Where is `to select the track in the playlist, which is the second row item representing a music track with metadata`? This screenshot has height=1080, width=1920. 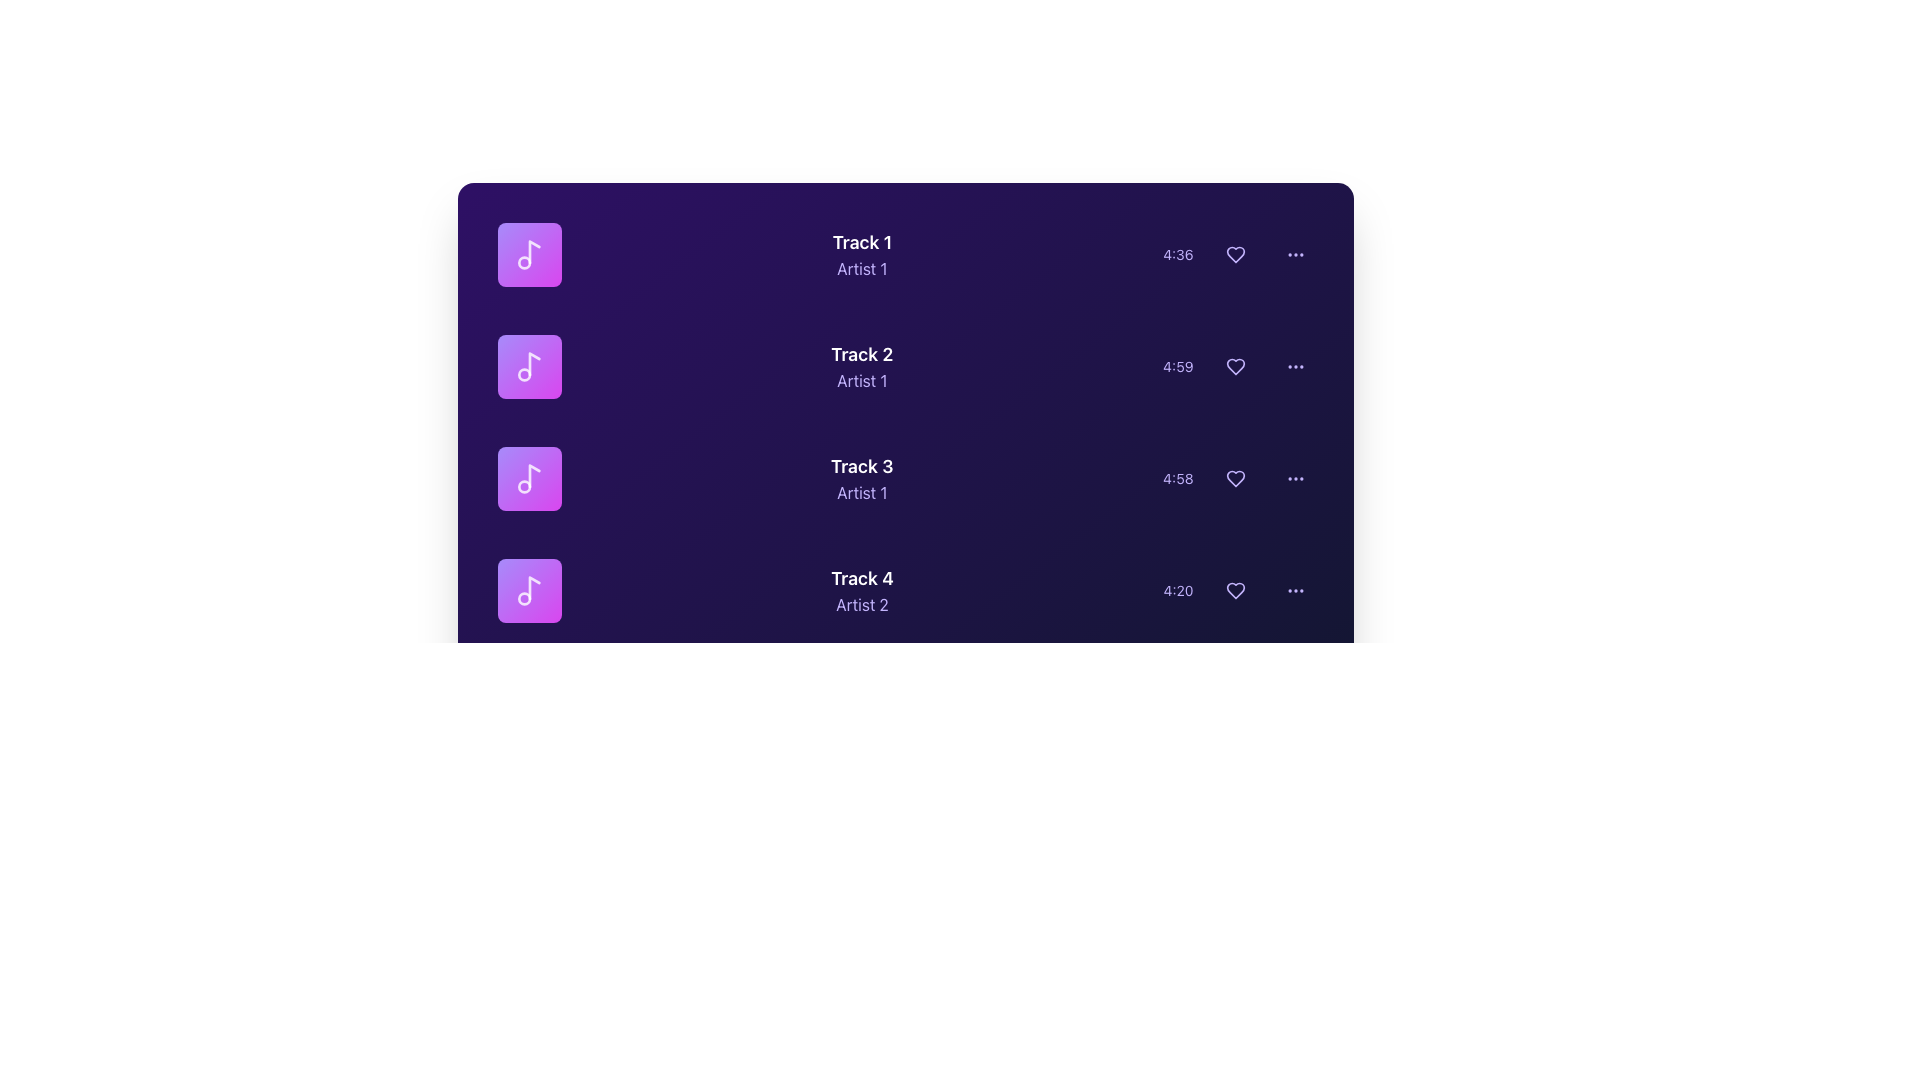 to select the track in the playlist, which is the second row item representing a music track with metadata is located at coordinates (904, 366).